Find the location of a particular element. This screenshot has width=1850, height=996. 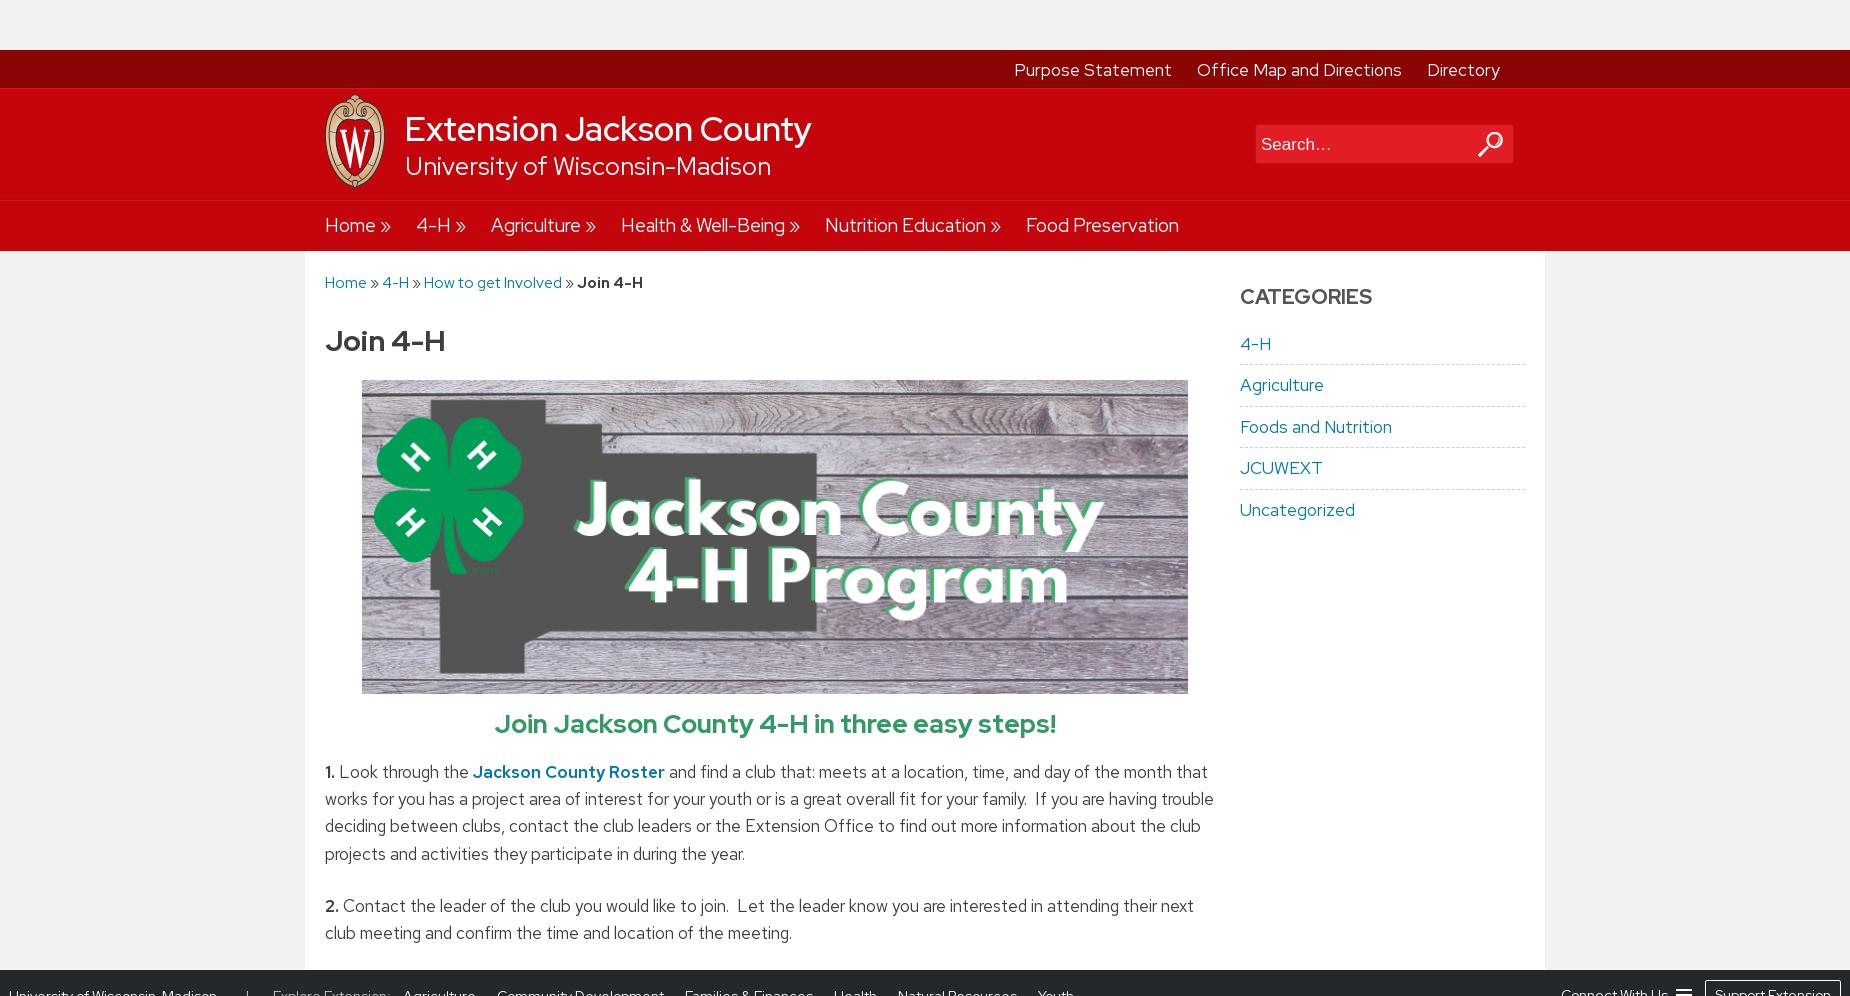

'Log into 4HOnline with your family email and password.' is located at coordinates (579, 571).